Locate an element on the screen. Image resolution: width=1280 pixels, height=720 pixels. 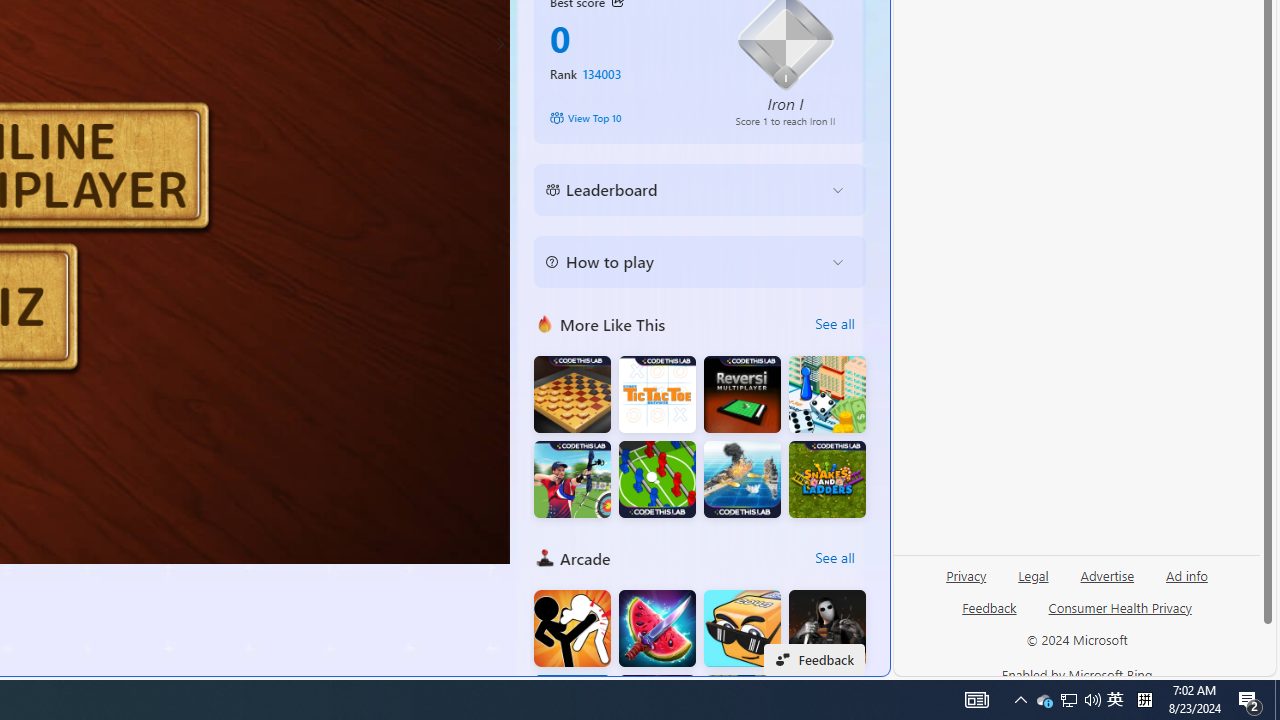
'View Top 10' is located at coordinates (627, 118).